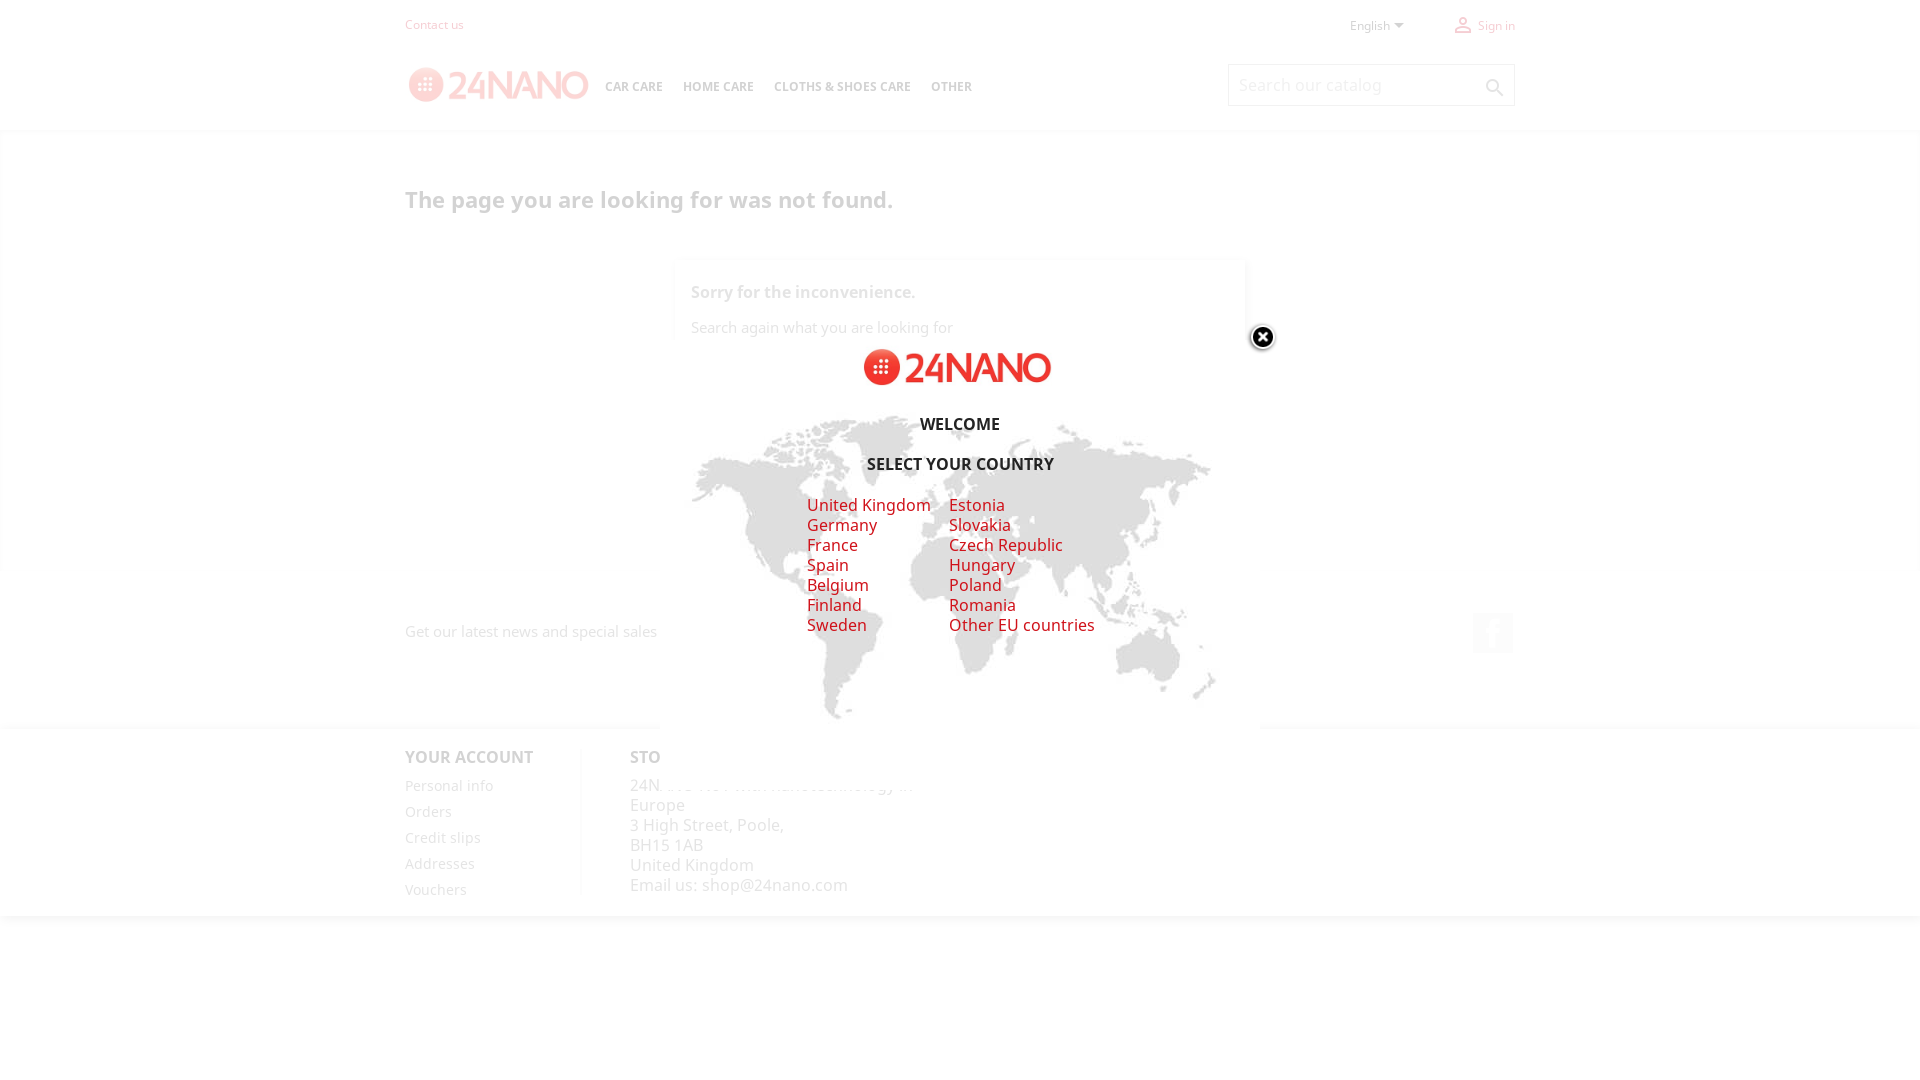 This screenshot has width=1920, height=1080. I want to click on 'France', so click(831, 544).